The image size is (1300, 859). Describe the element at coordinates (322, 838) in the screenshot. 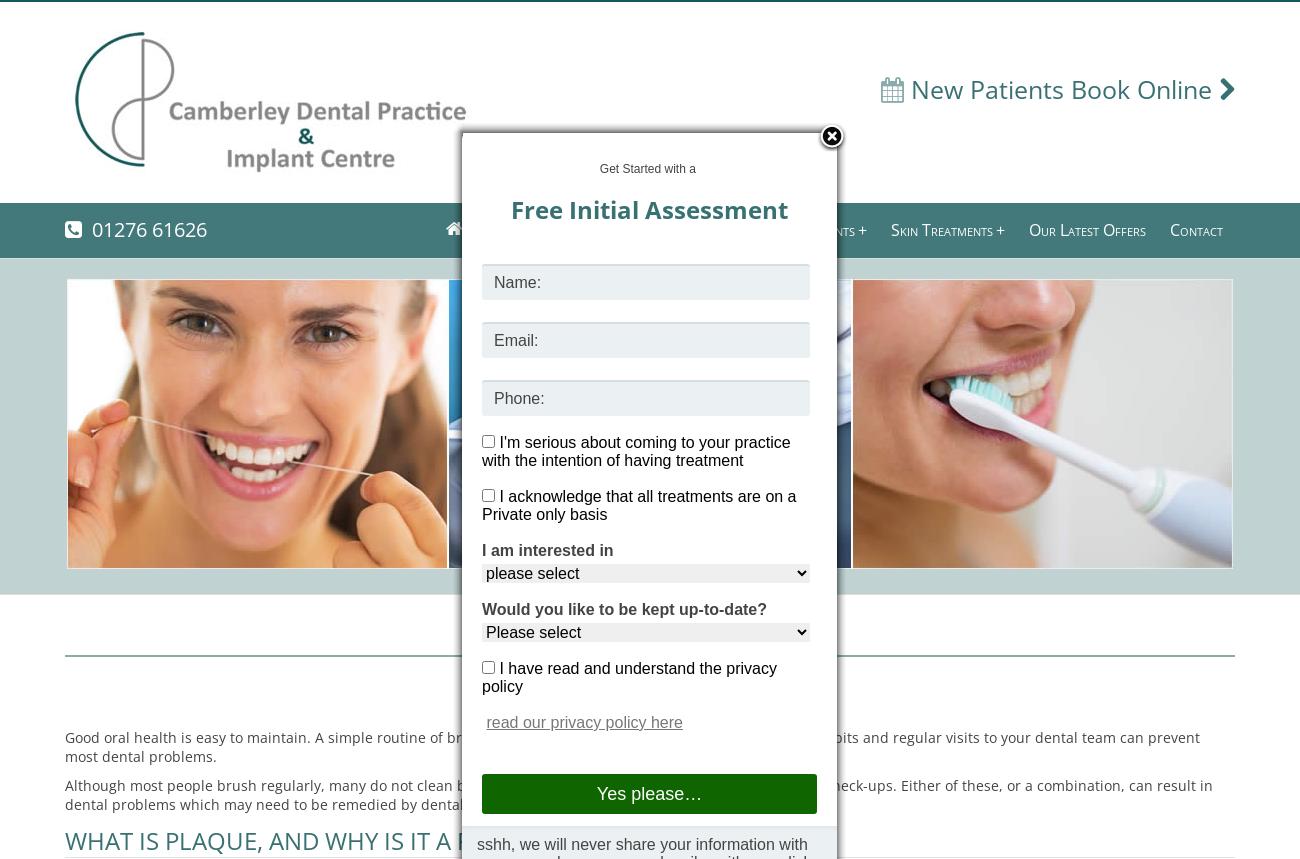

I see `'WHAT IS PLAQUE, AND WHY IS IT A PROBLEM?'` at that location.